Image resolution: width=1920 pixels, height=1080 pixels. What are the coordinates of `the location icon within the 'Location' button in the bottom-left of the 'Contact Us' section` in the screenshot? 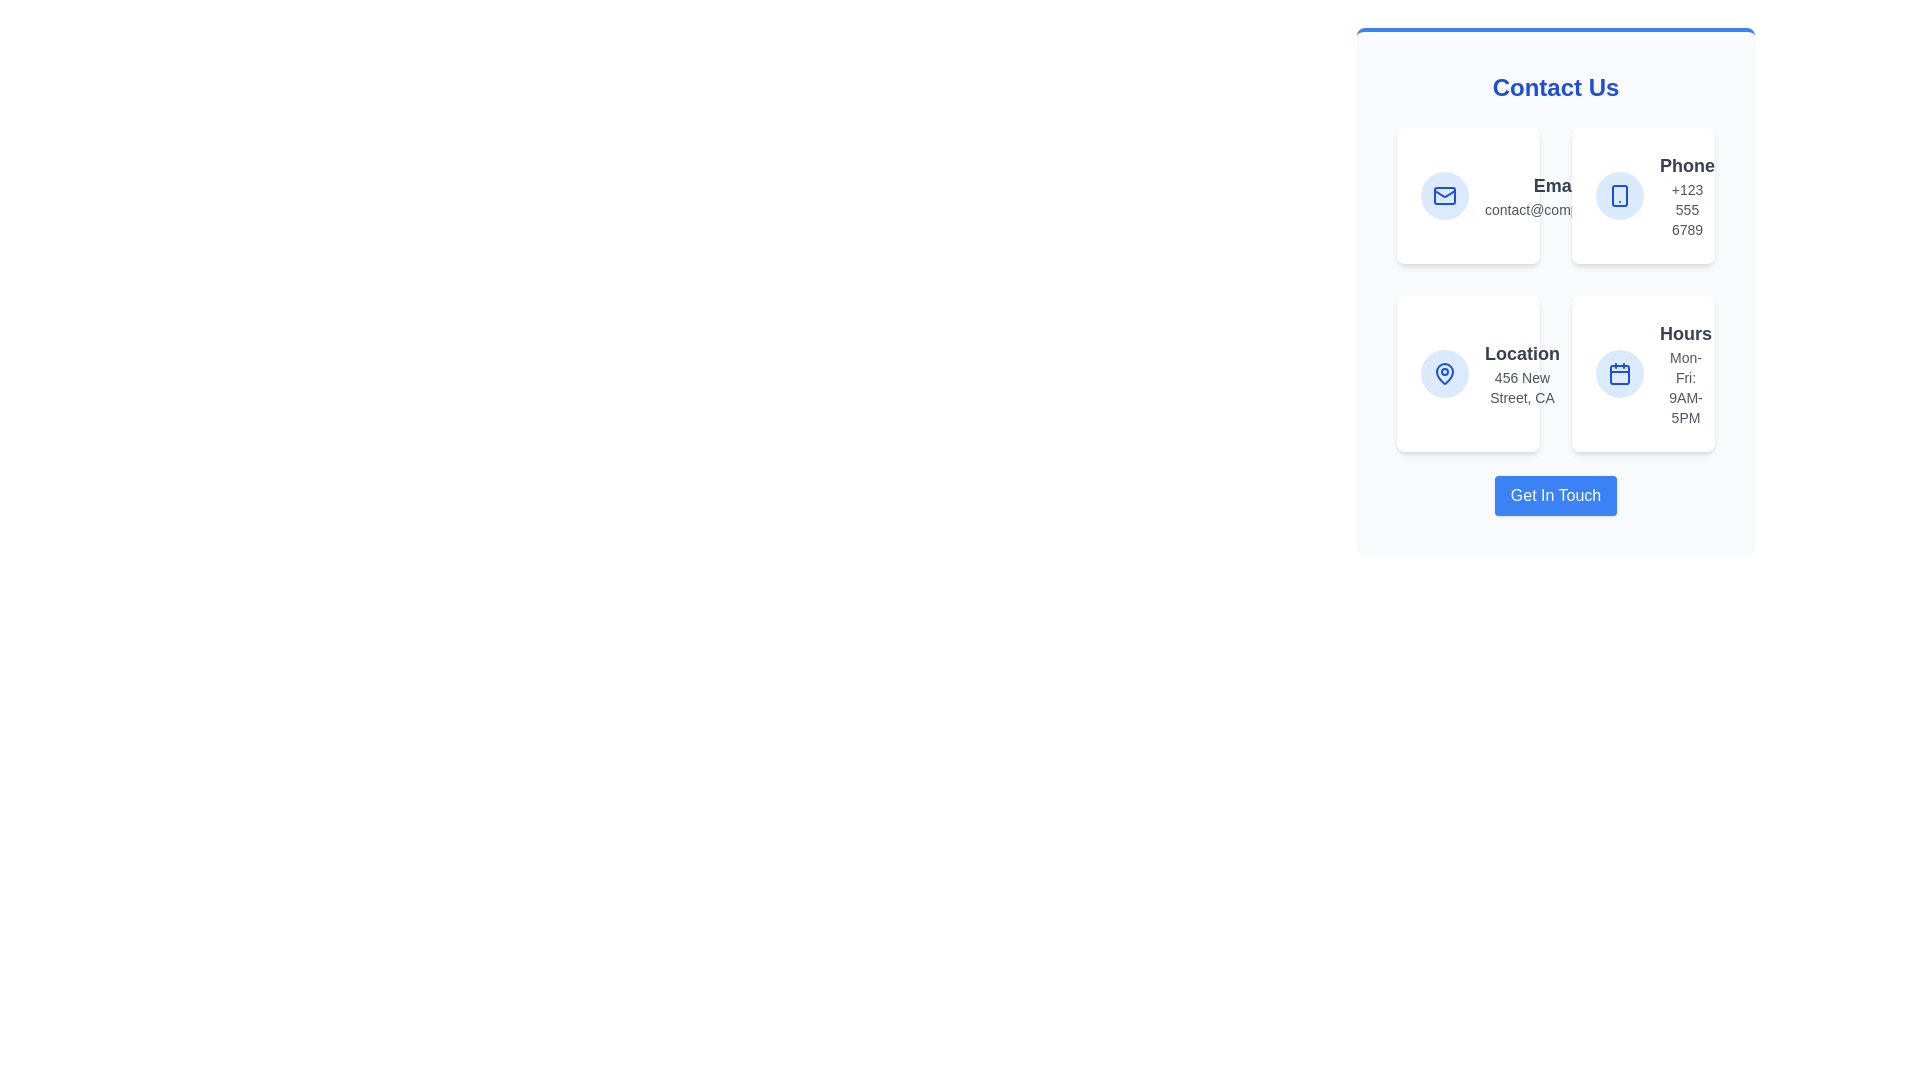 It's located at (1444, 374).